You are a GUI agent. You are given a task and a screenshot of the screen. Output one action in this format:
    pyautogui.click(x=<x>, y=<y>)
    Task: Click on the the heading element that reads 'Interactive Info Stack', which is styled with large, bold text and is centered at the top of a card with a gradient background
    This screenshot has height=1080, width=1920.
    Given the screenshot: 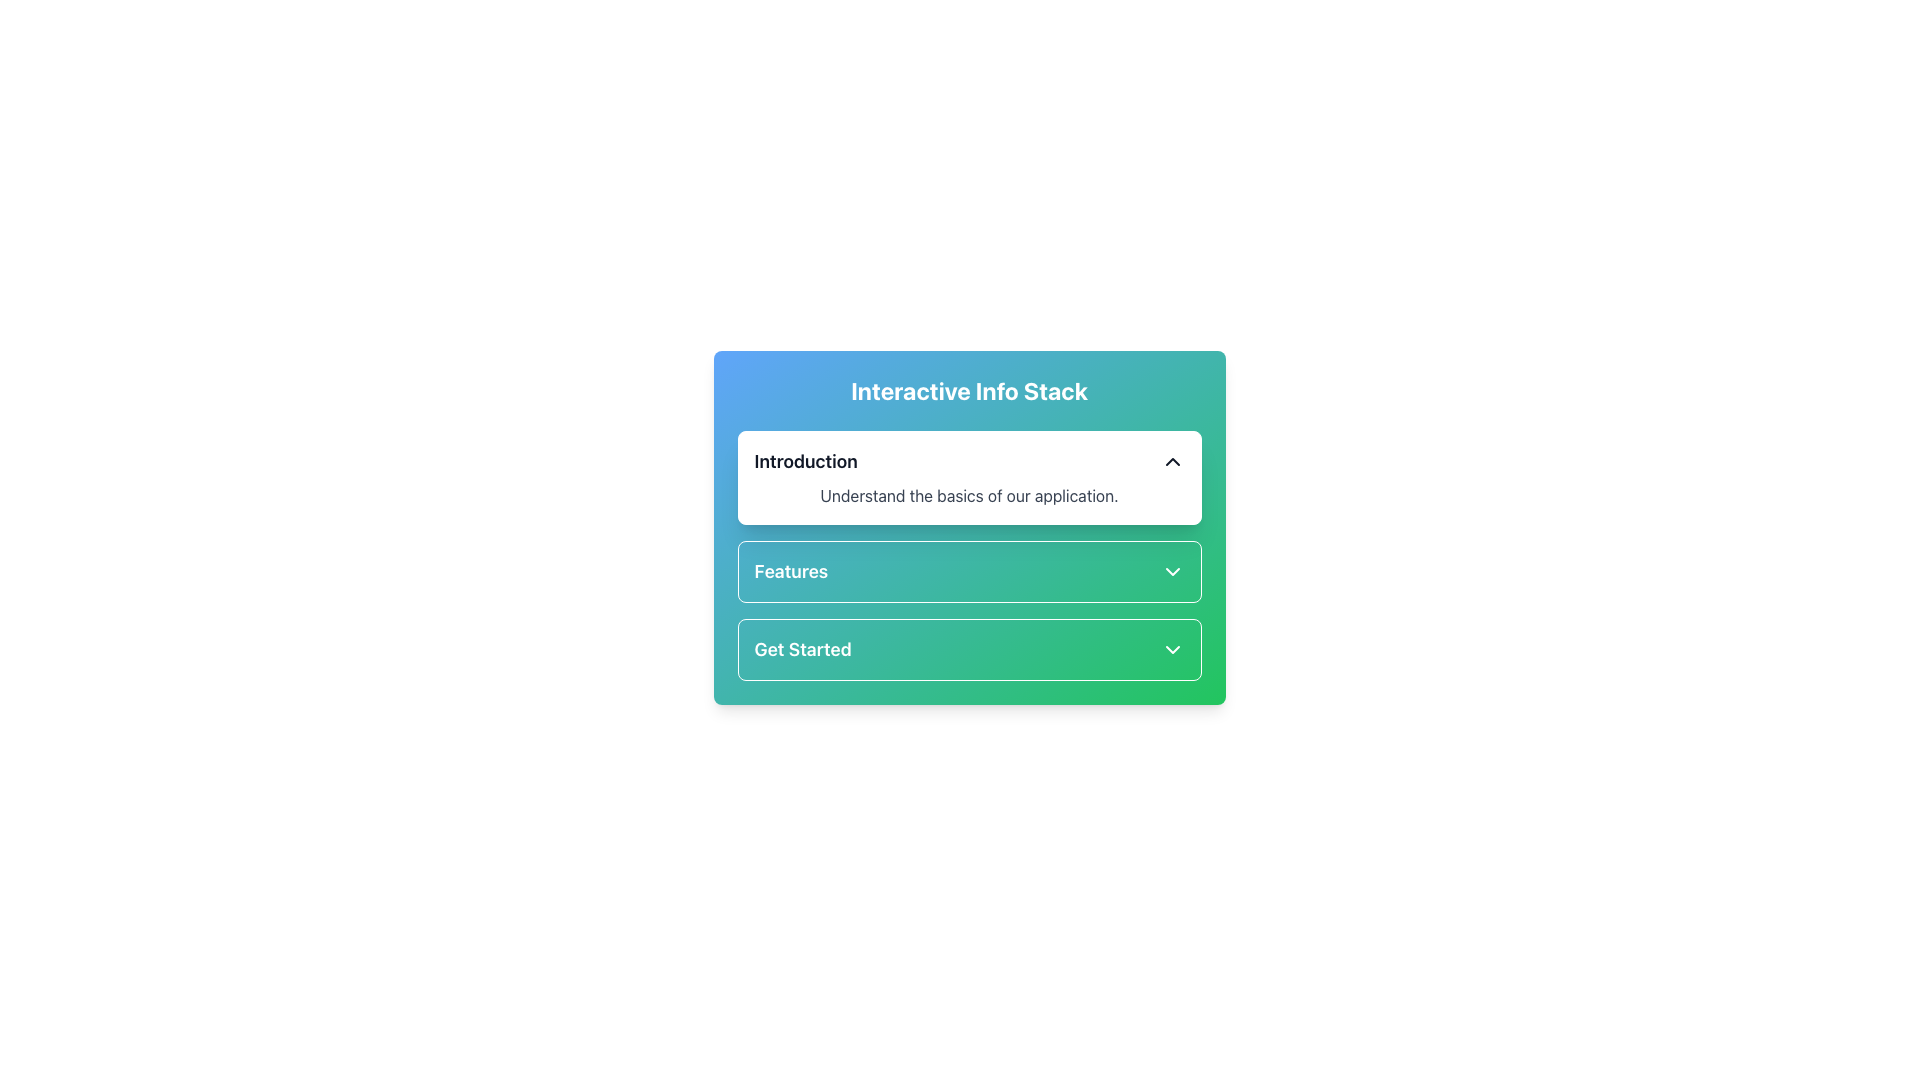 What is the action you would take?
    pyautogui.click(x=969, y=390)
    